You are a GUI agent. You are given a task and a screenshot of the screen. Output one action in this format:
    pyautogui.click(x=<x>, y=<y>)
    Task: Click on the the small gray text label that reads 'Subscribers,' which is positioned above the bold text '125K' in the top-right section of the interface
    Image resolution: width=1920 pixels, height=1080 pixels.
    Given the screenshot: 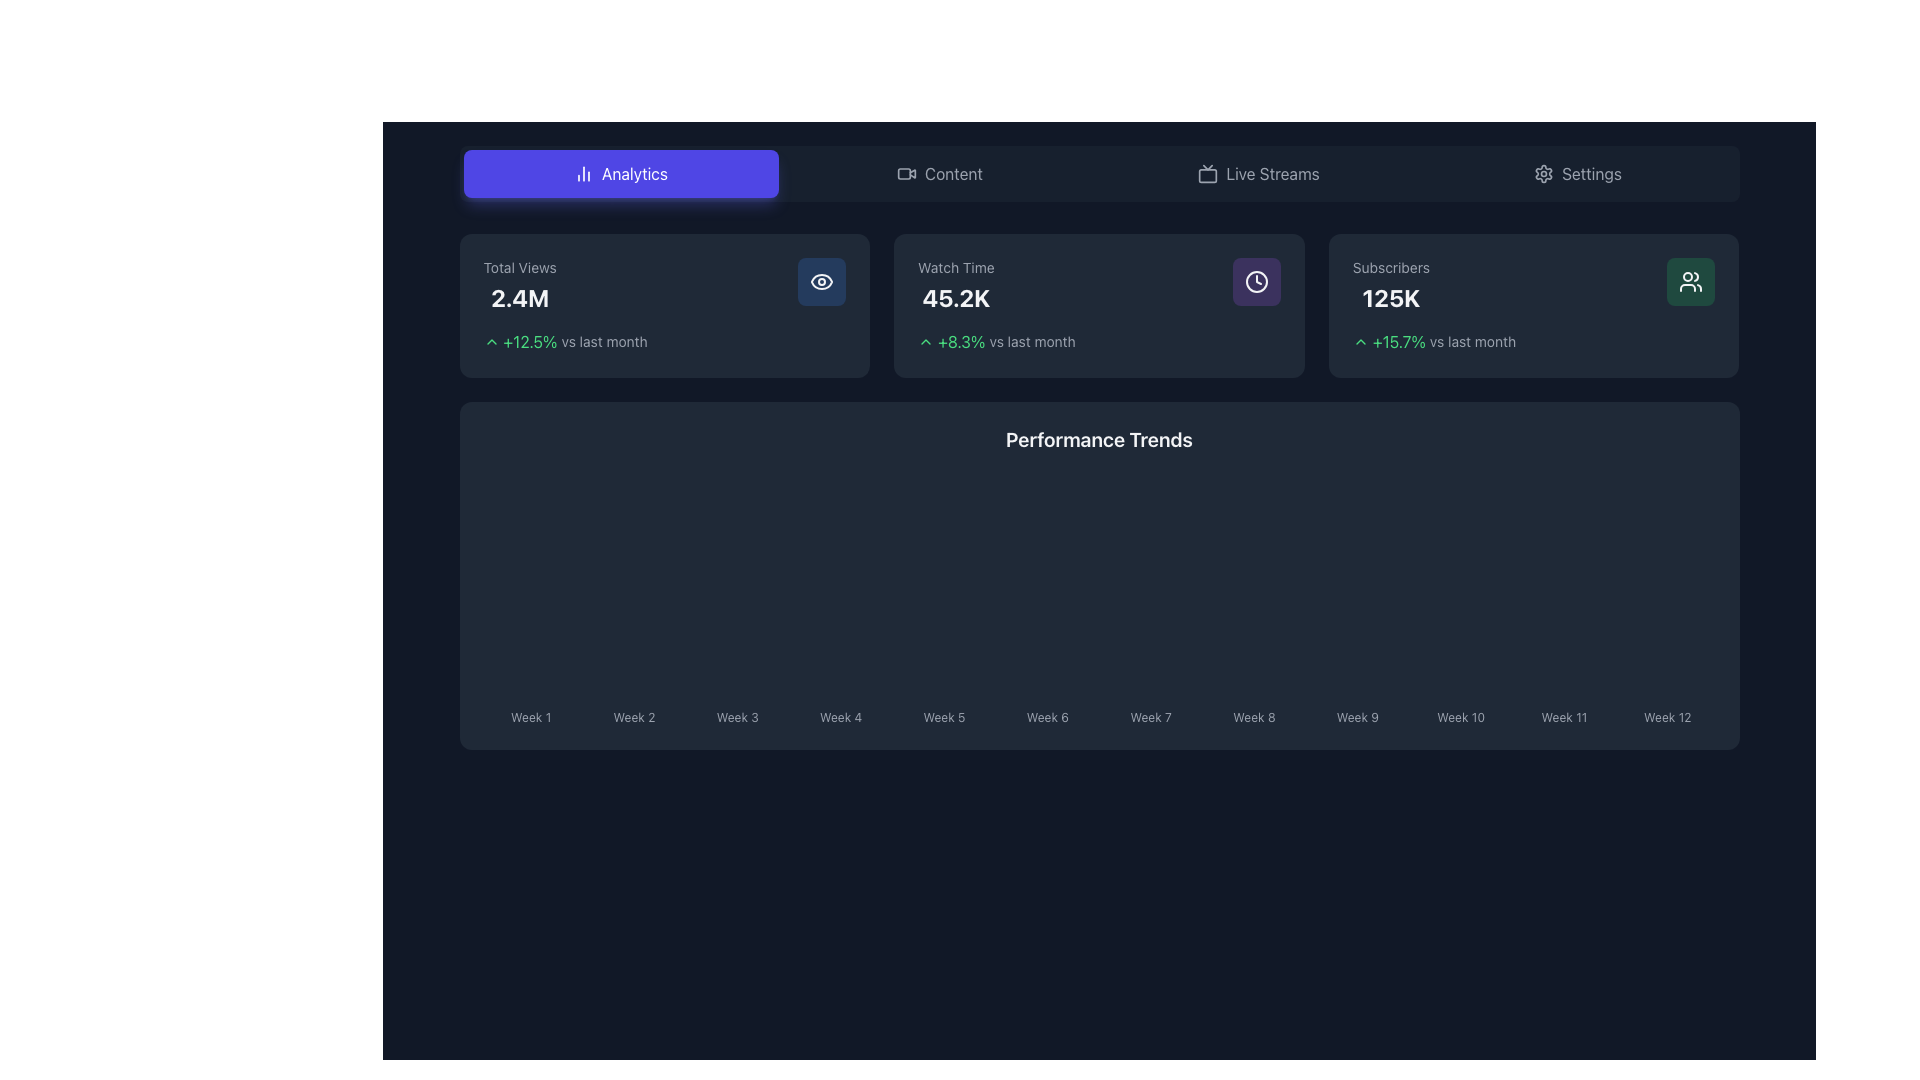 What is the action you would take?
    pyautogui.click(x=1390, y=266)
    